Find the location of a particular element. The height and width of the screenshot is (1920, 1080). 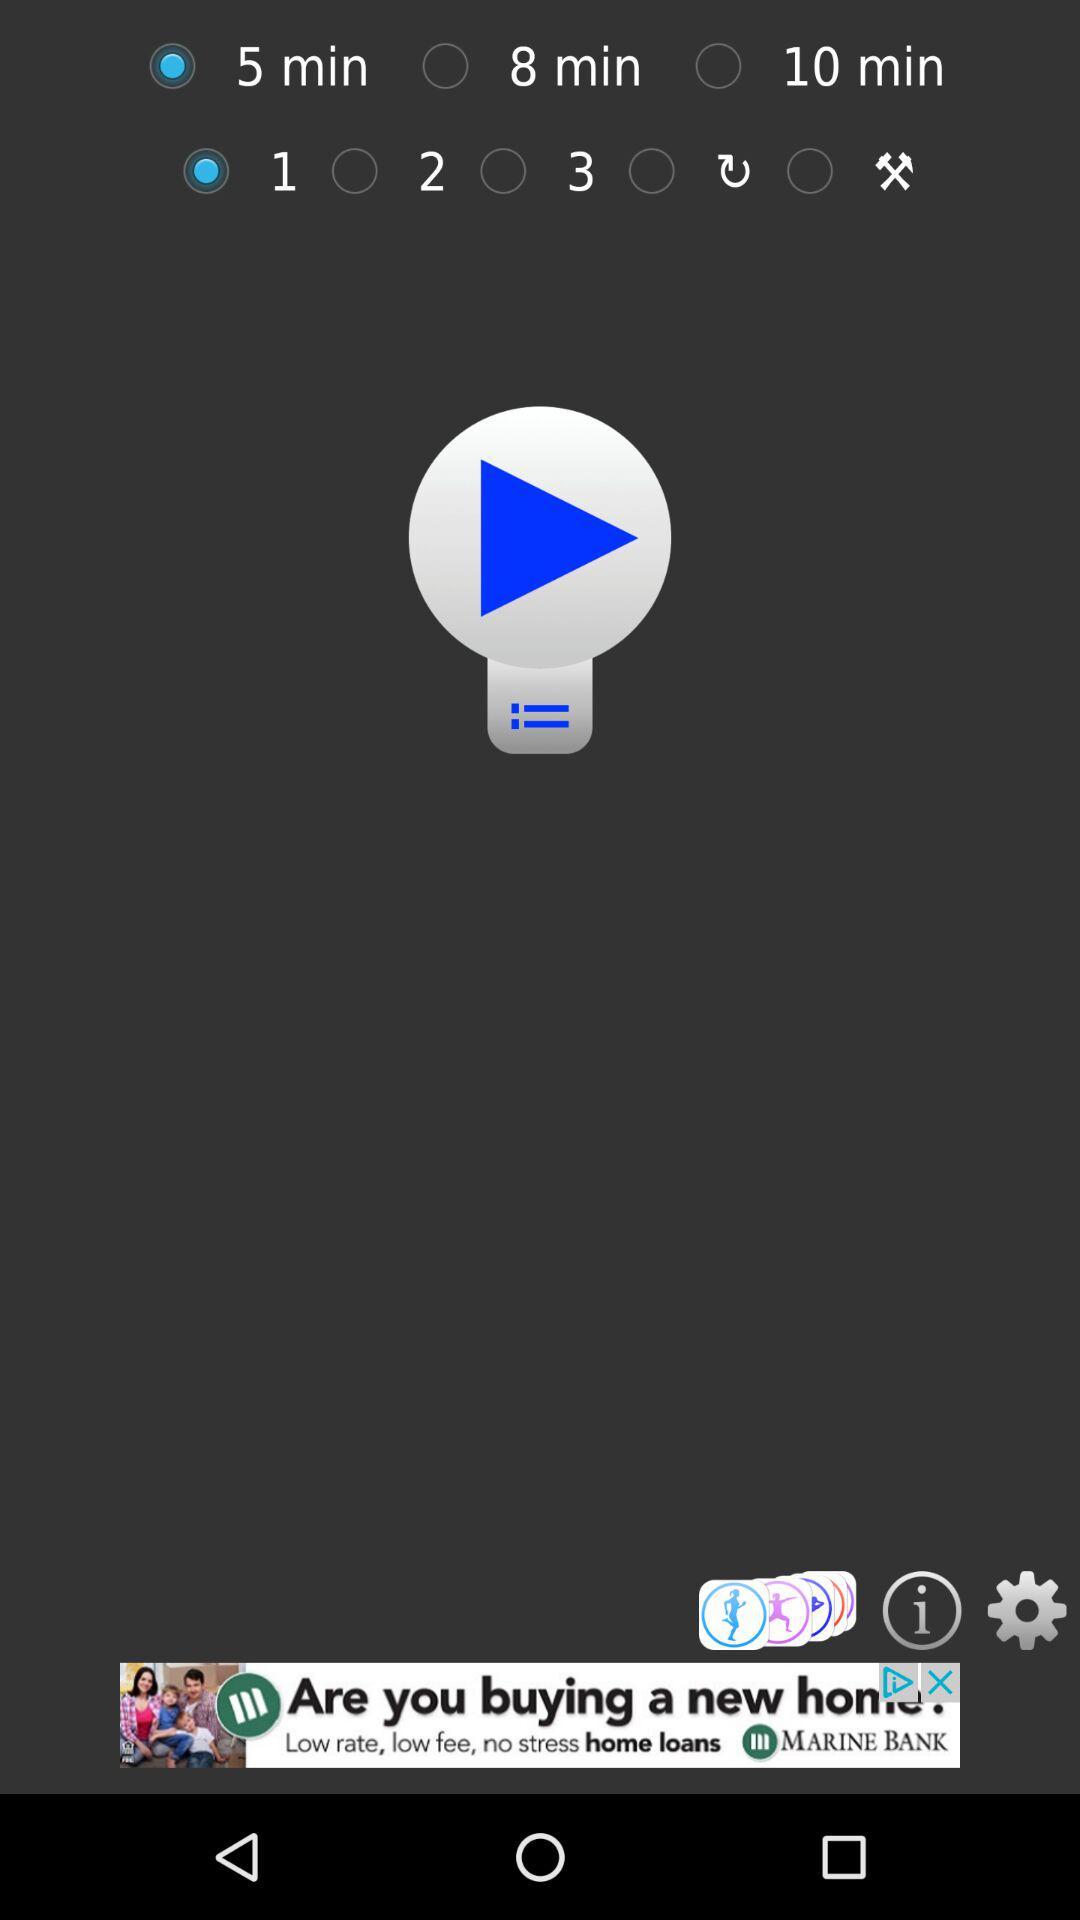

selection colomn is located at coordinates (662, 171).